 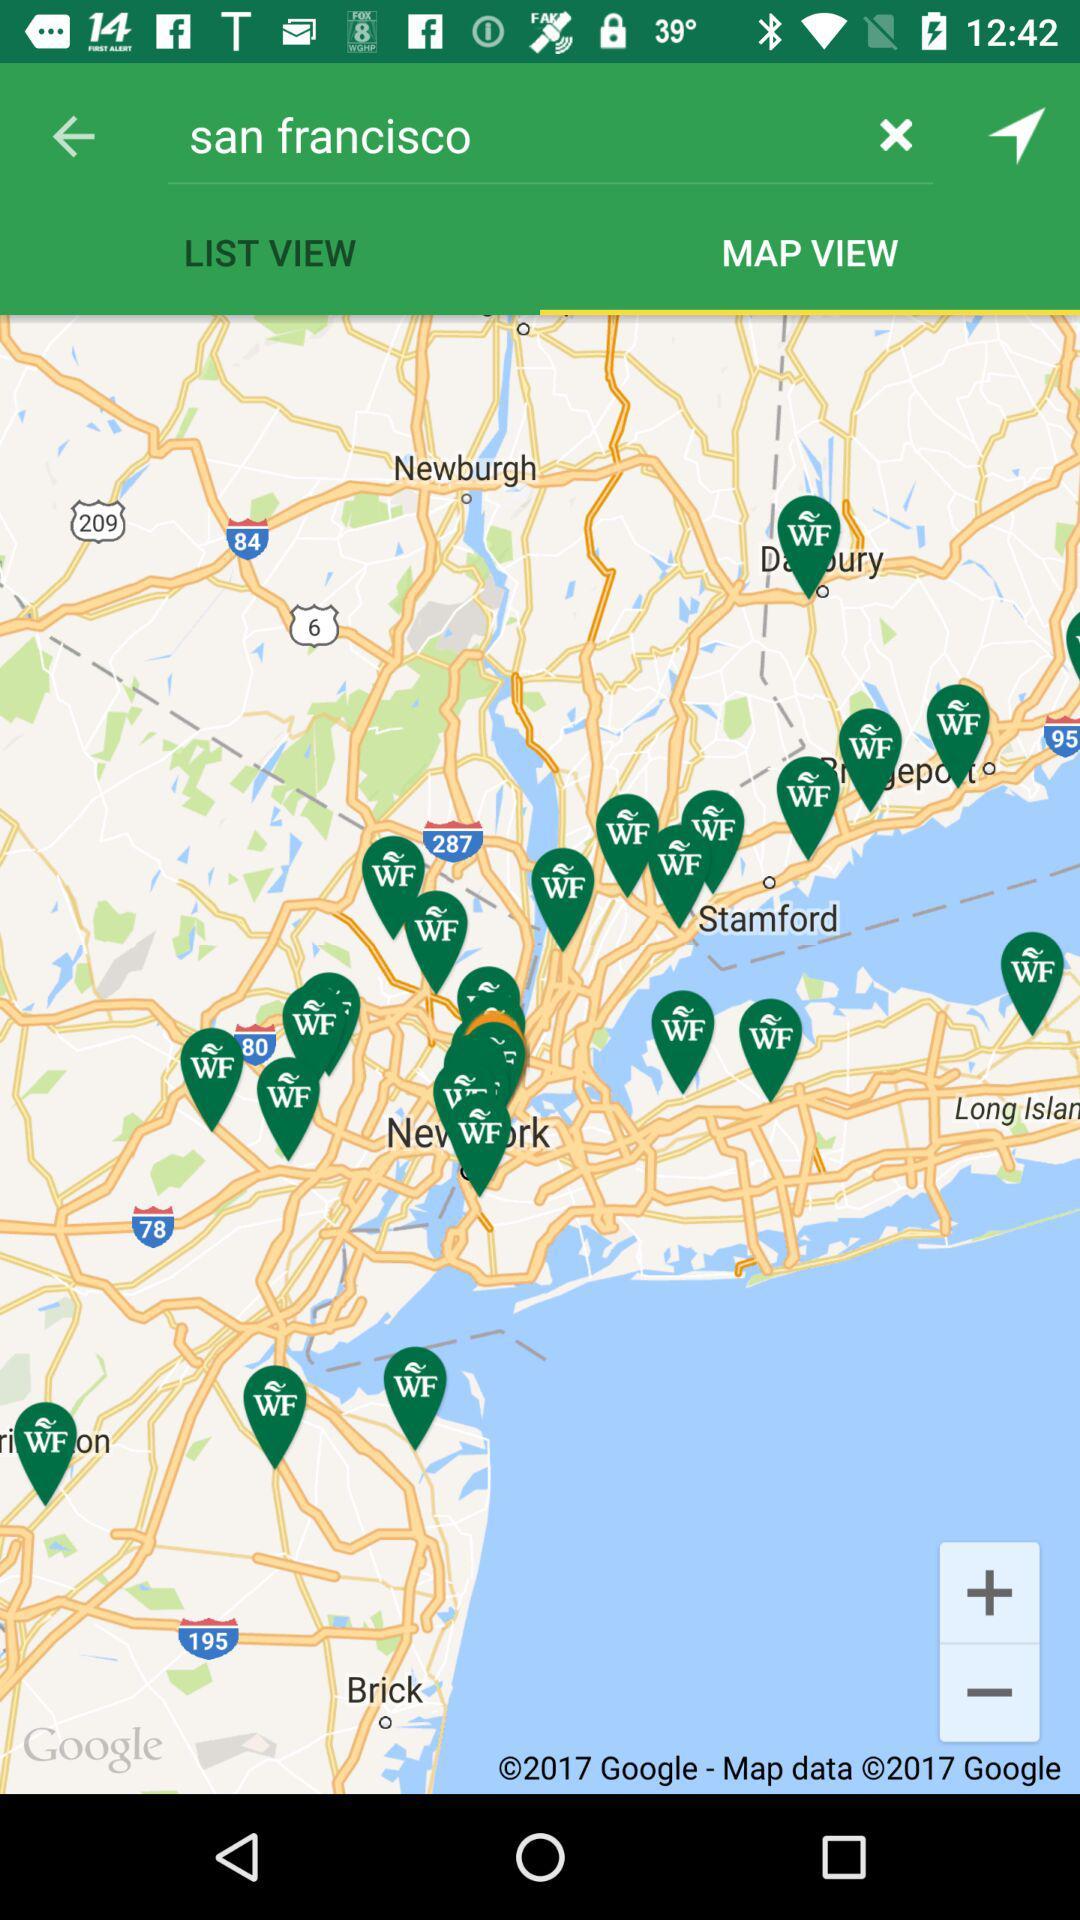 What do you see at coordinates (512, 133) in the screenshot?
I see `the san francisco icon` at bounding box center [512, 133].